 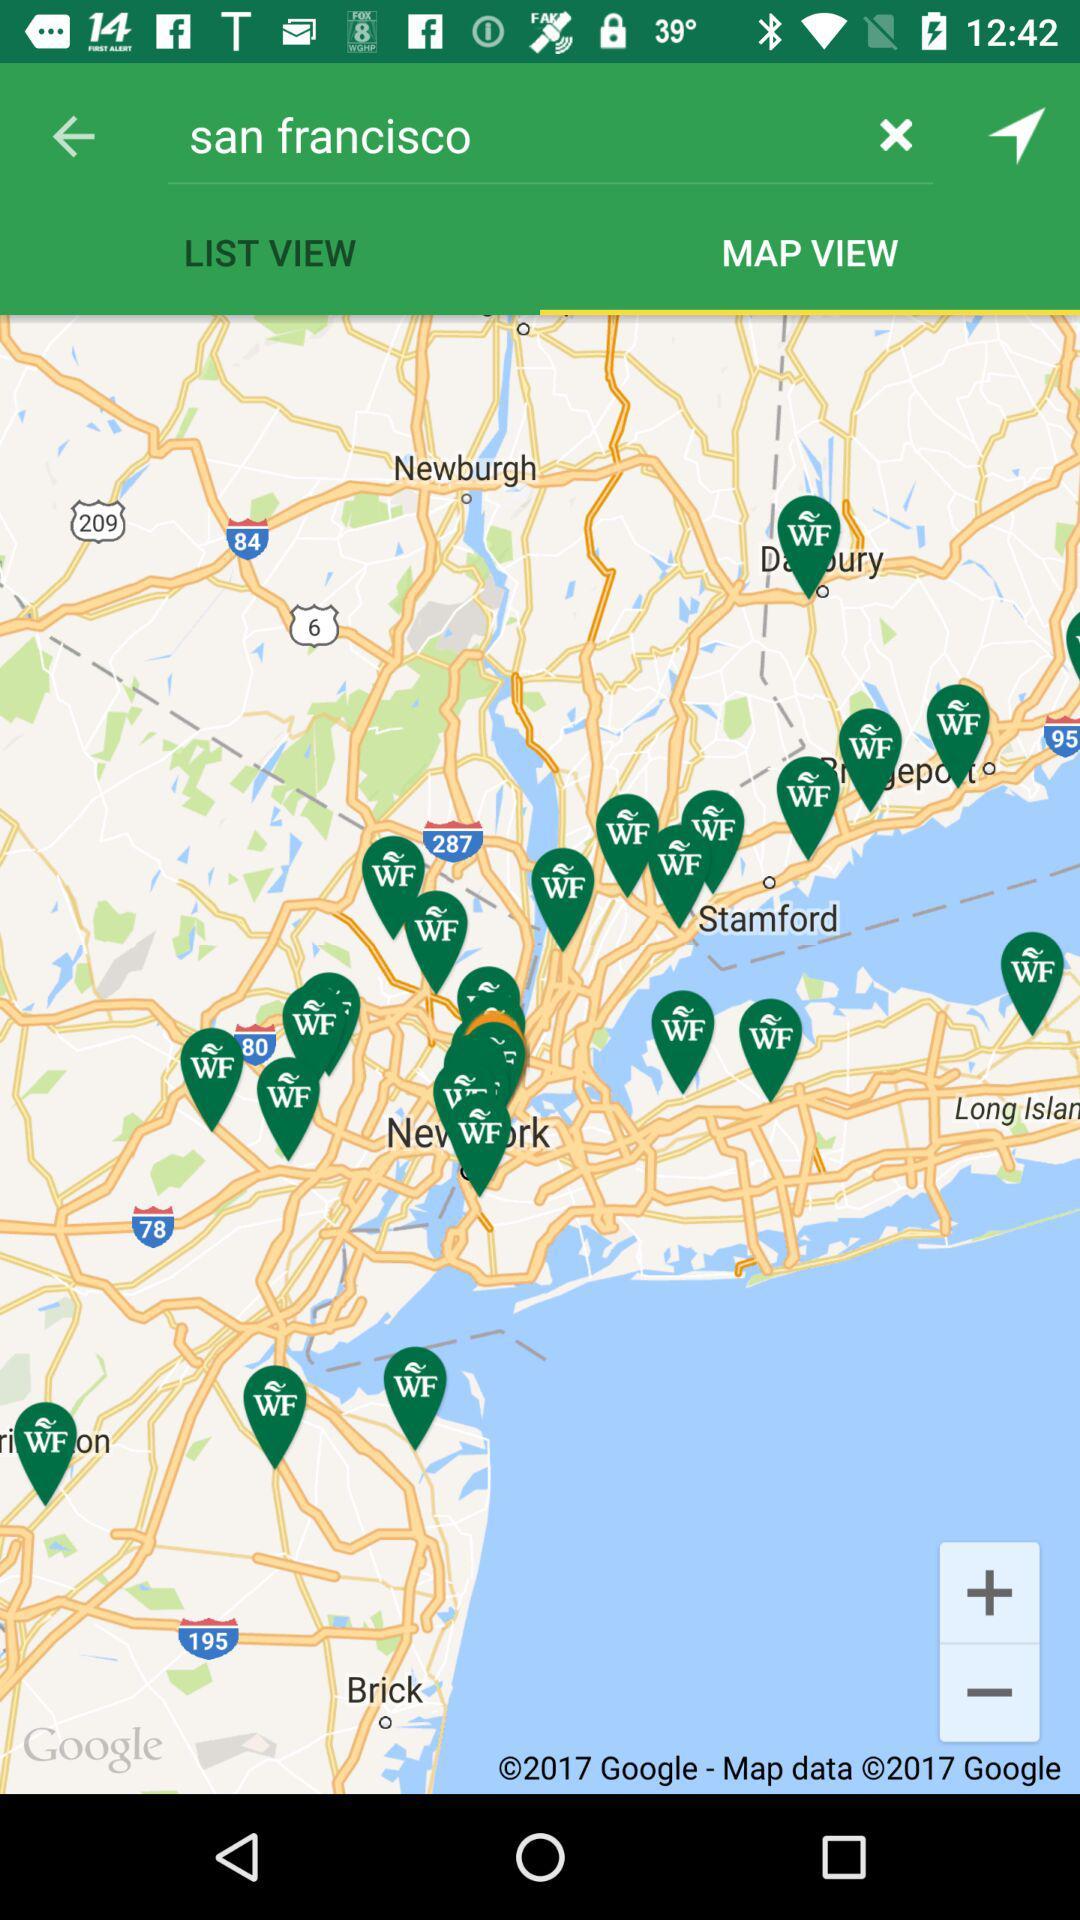 What do you see at coordinates (512, 133) in the screenshot?
I see `the san francisco icon` at bounding box center [512, 133].